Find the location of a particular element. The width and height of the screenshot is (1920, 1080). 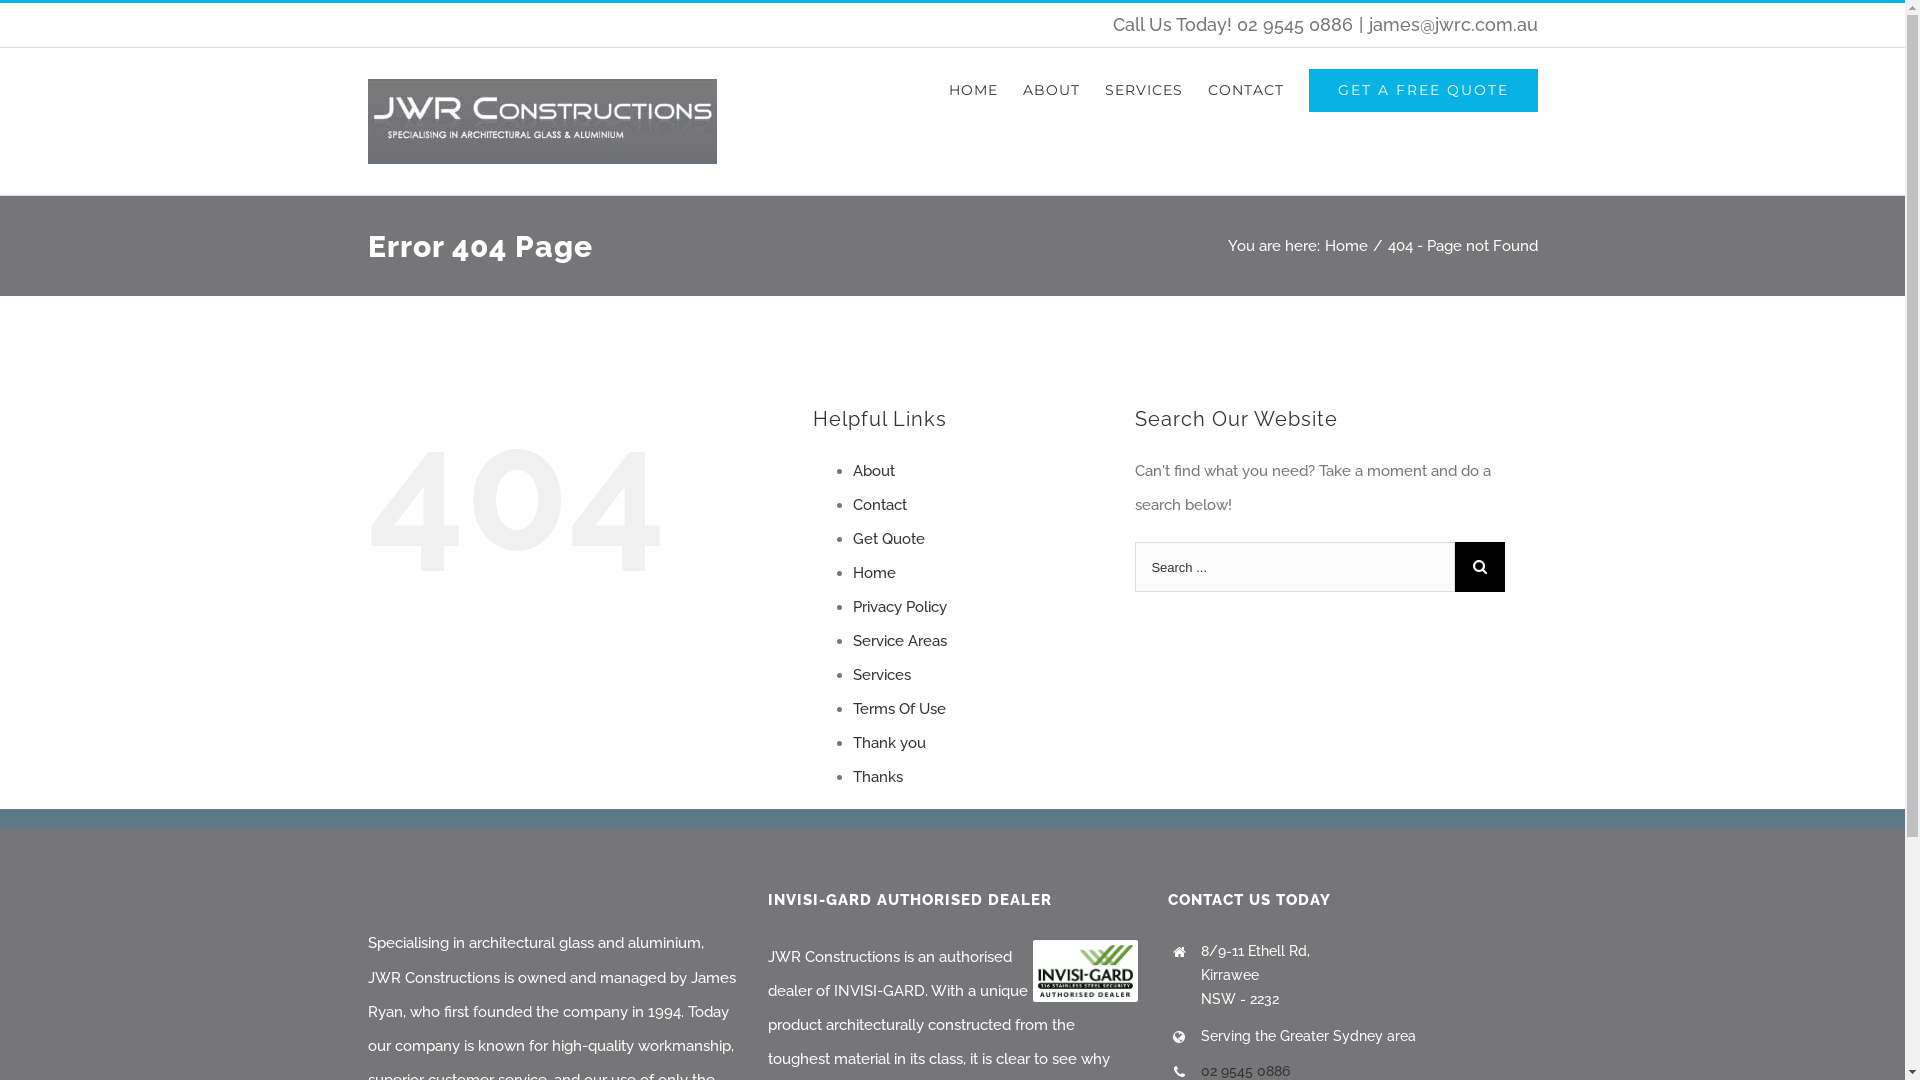

'Call Us Today! 02 9545 0886' is located at coordinates (1231, 24).